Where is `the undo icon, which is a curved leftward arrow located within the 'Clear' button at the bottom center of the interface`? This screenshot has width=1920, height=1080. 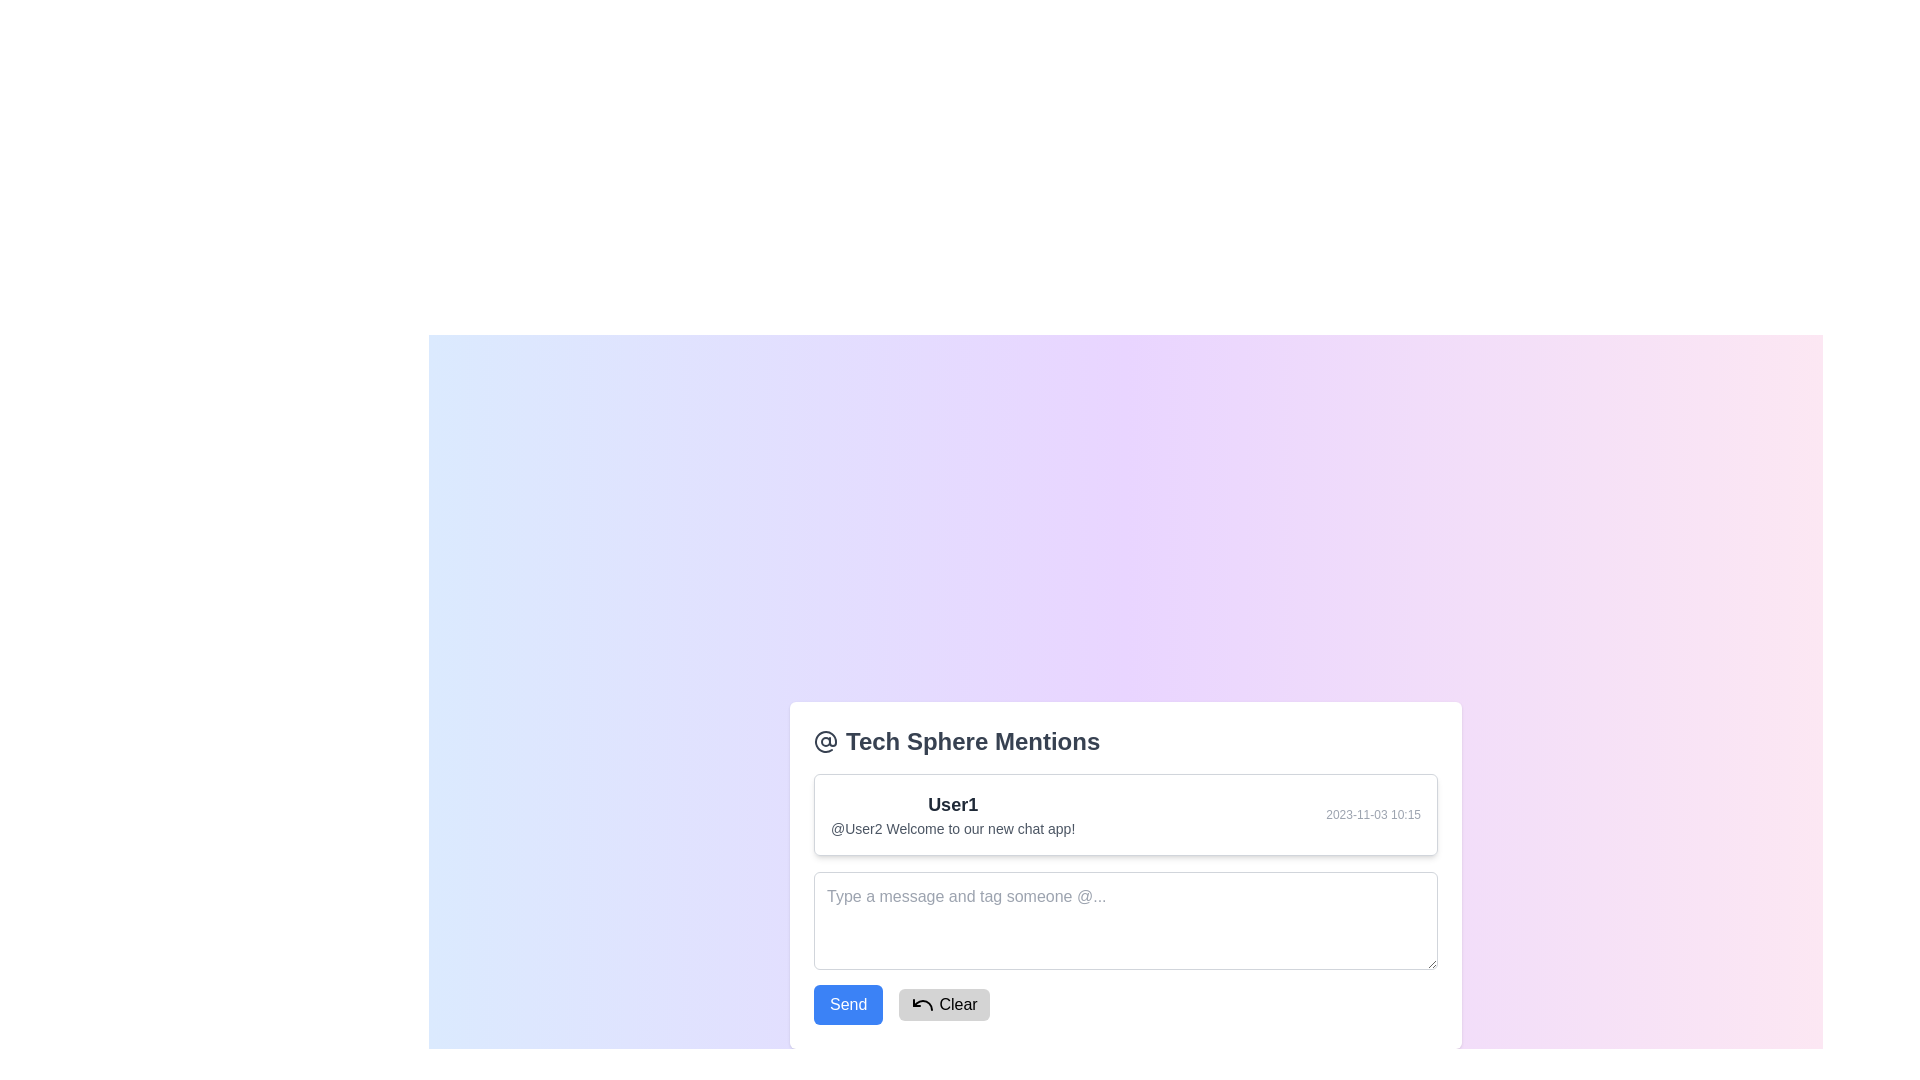
the undo icon, which is a curved leftward arrow located within the 'Clear' button at the bottom center of the interface is located at coordinates (922, 1004).